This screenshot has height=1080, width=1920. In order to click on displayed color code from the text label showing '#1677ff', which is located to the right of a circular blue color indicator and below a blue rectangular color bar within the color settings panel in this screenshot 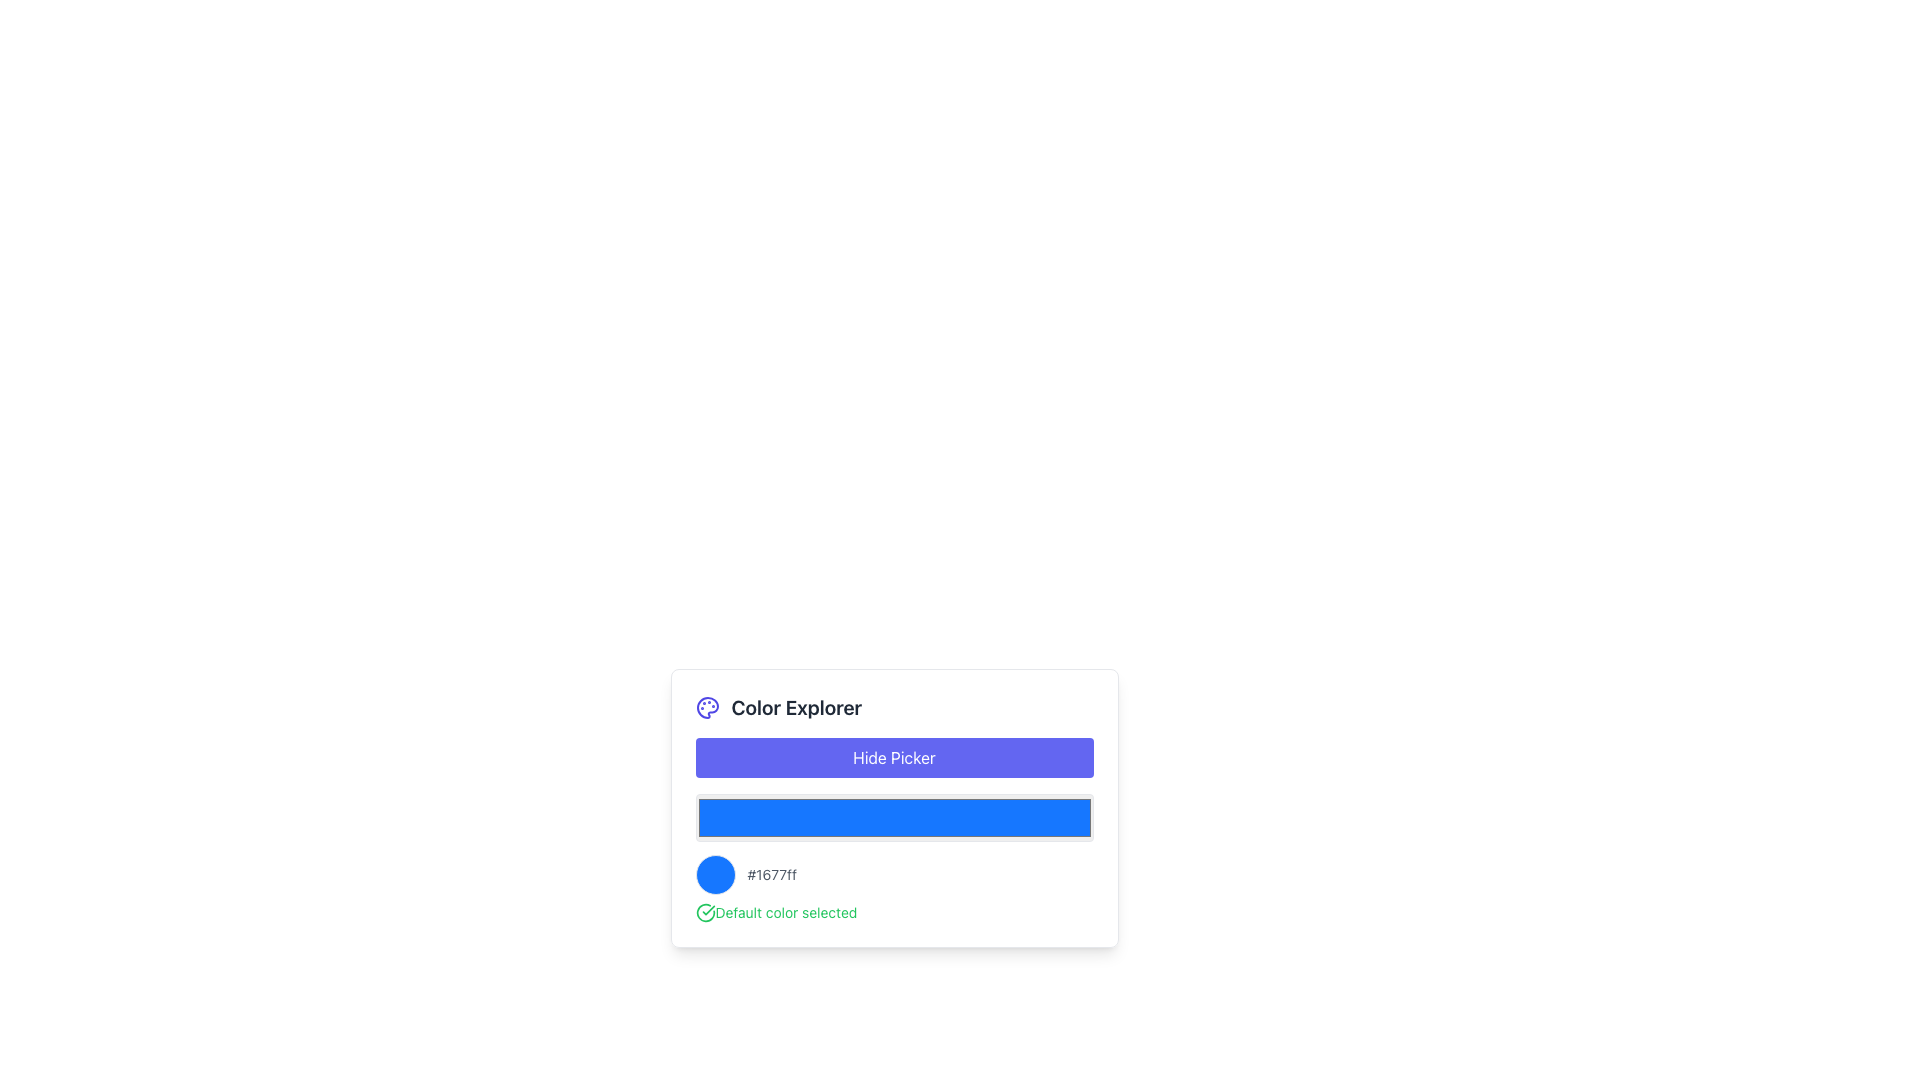, I will do `click(771, 874)`.